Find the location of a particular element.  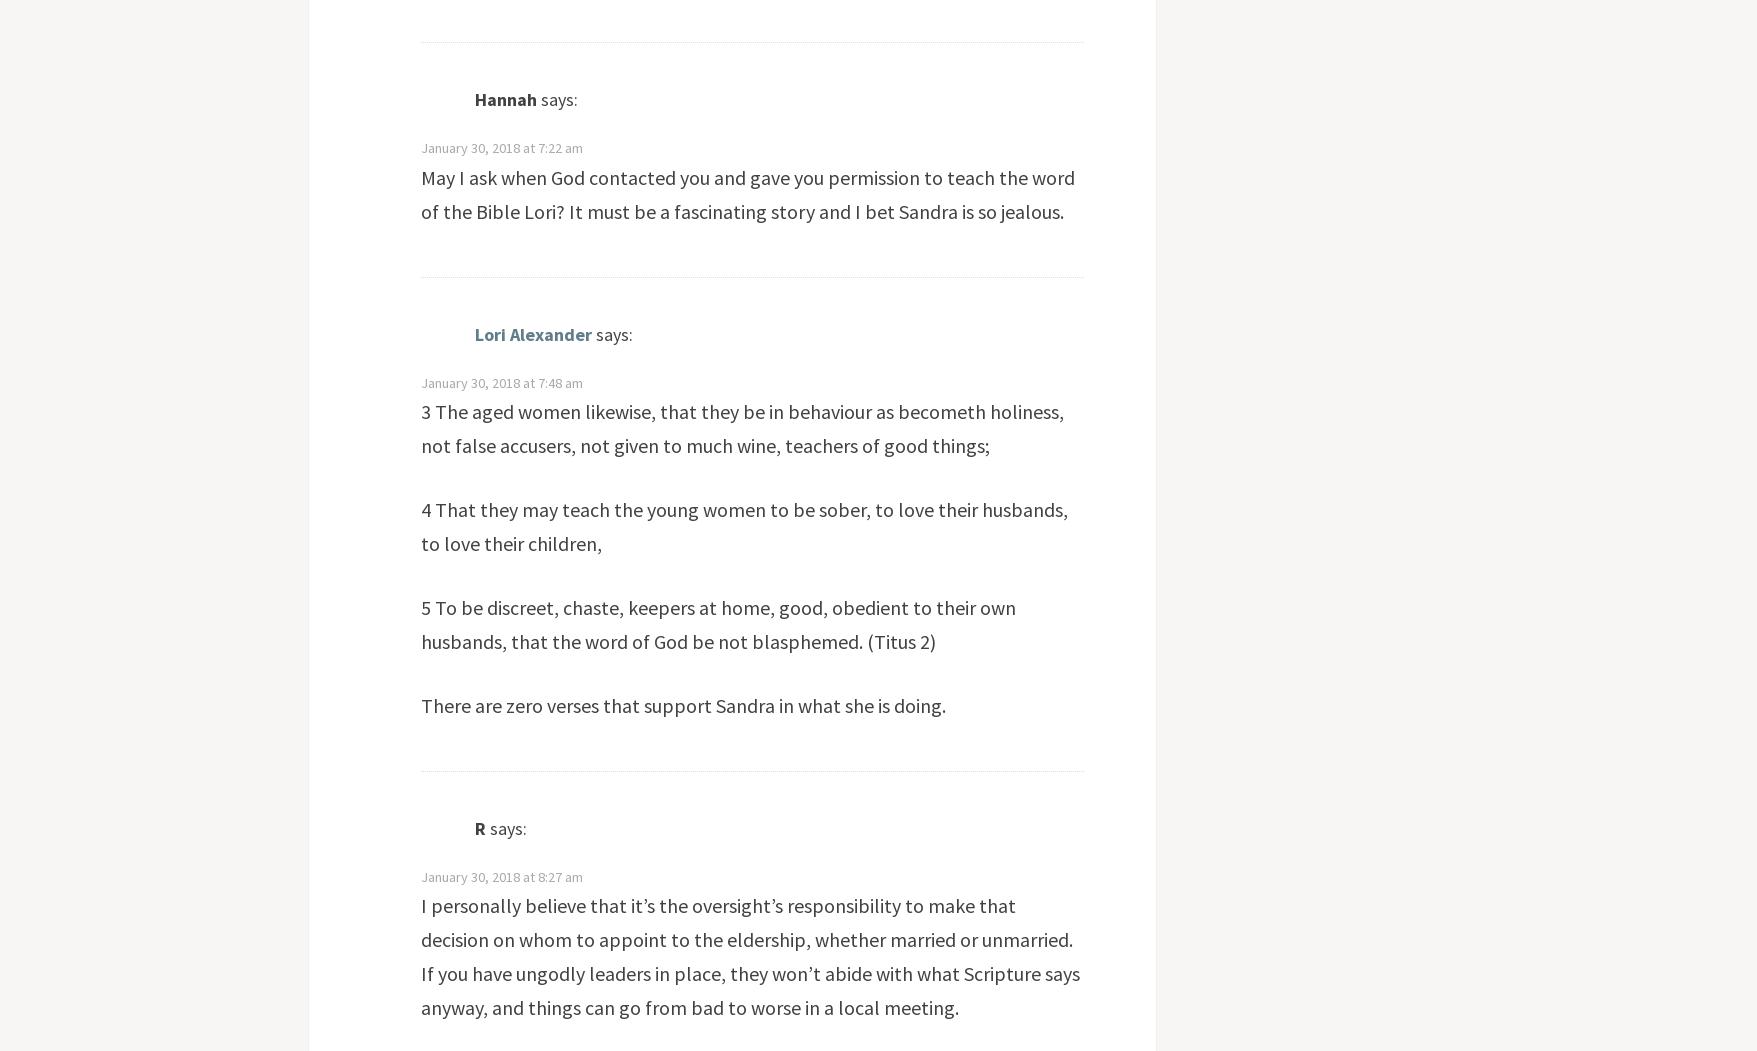

'There are zero verses that support Sandra in what she is doing.' is located at coordinates (418, 703).